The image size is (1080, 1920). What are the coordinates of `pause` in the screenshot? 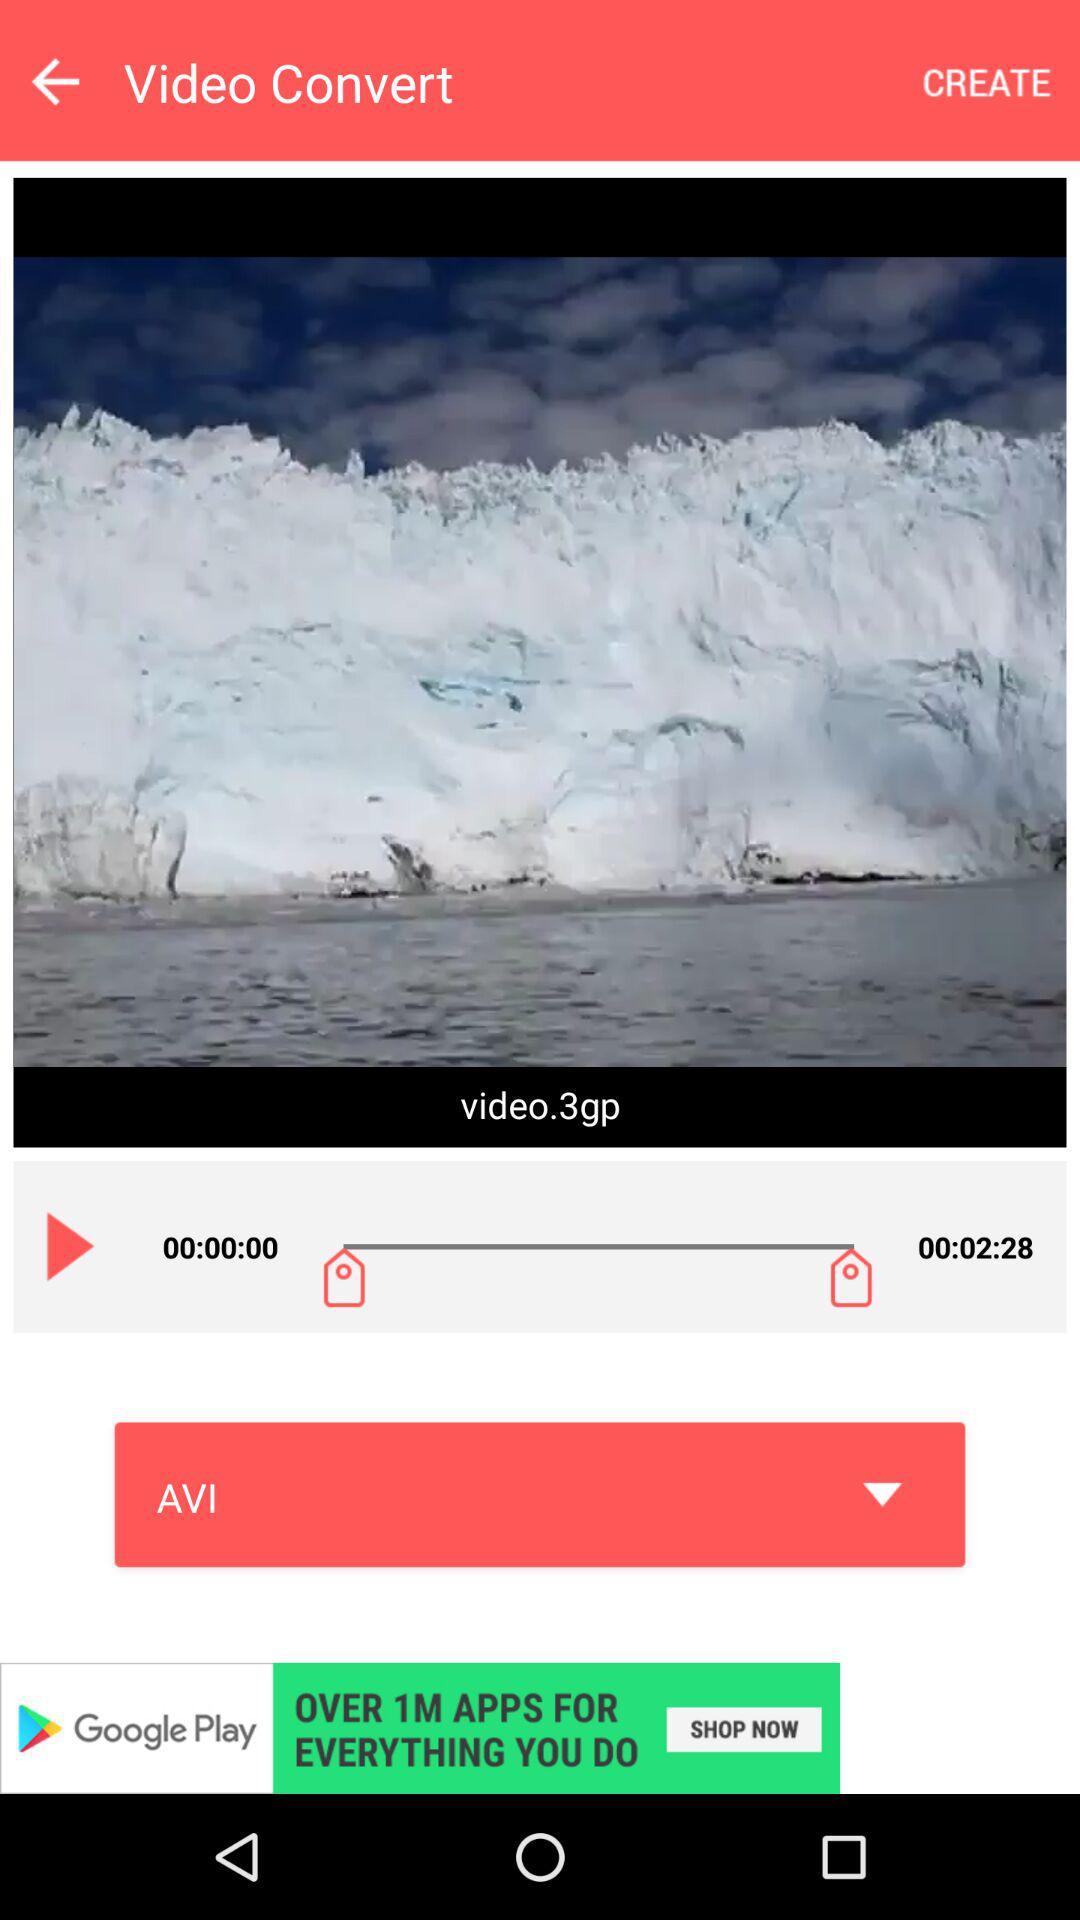 It's located at (70, 1245).